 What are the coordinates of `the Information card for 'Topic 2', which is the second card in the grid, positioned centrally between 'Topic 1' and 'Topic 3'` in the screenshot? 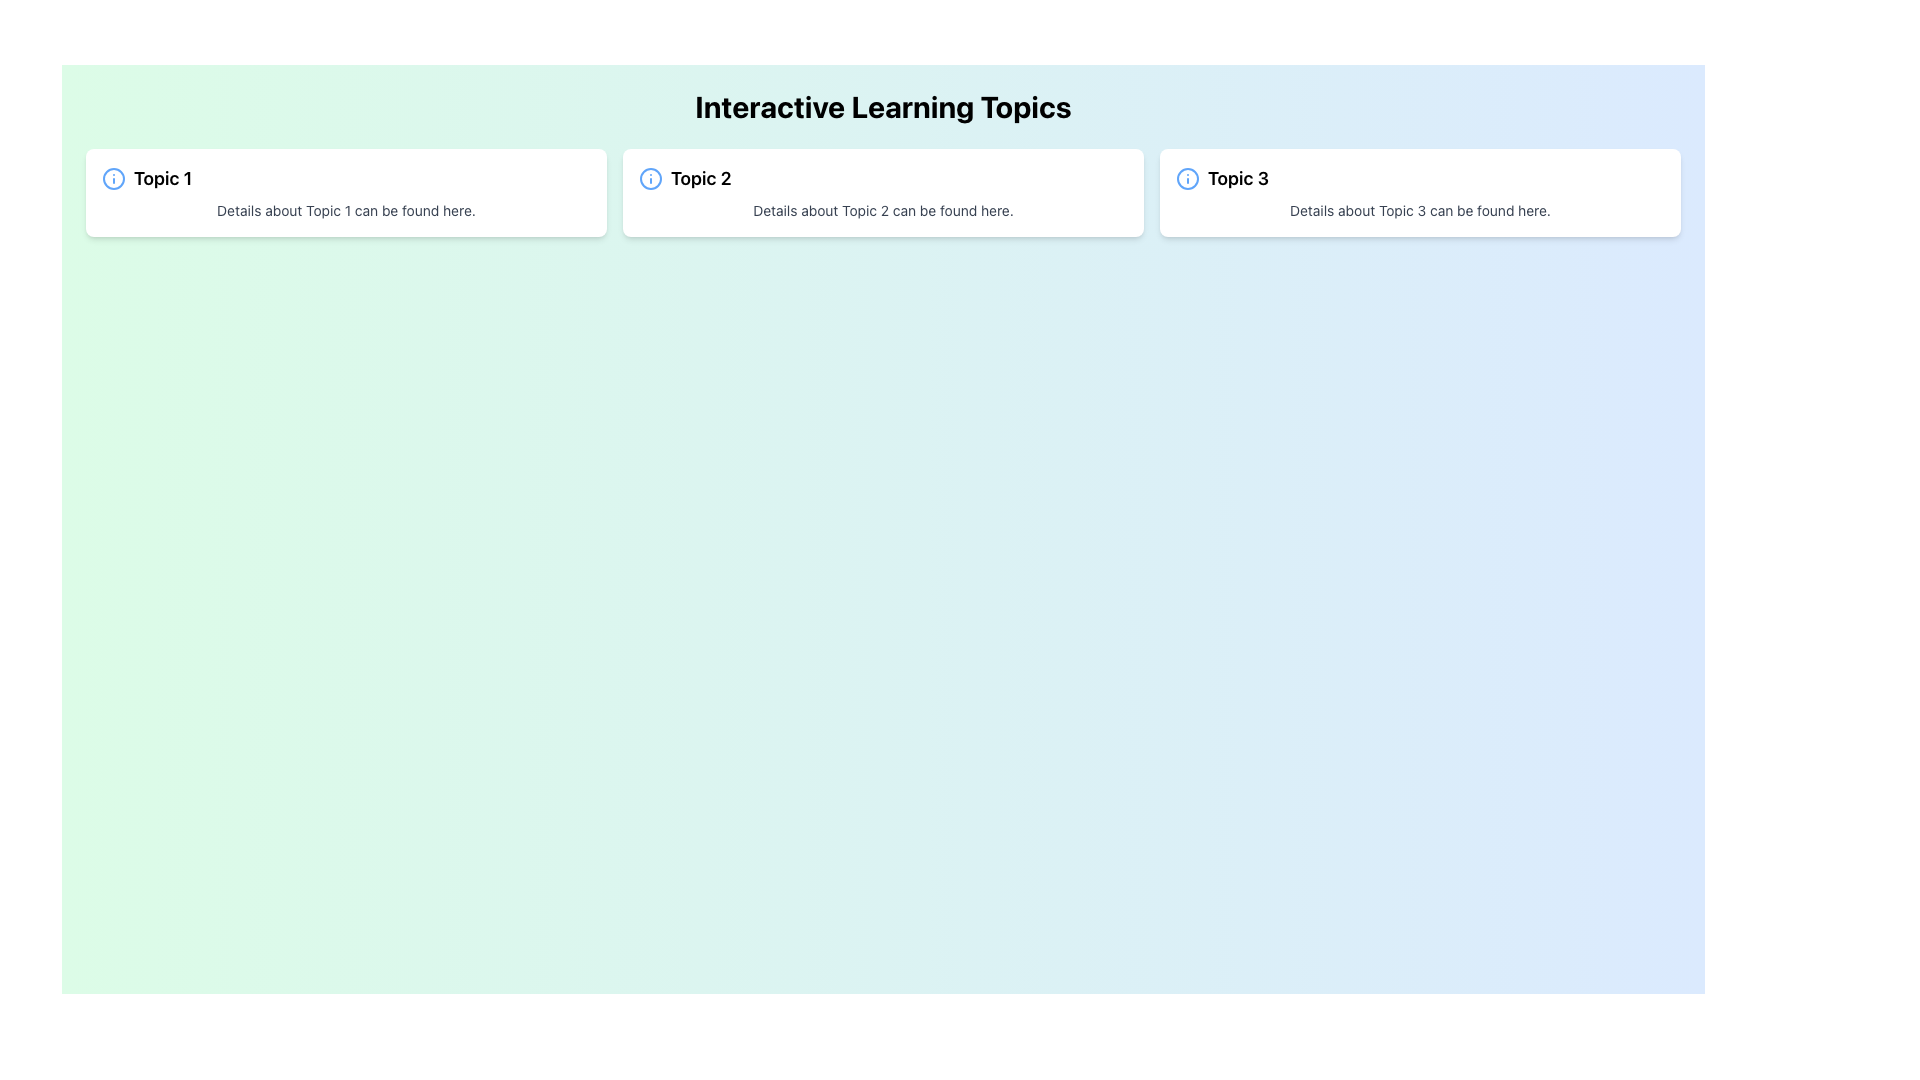 It's located at (882, 192).